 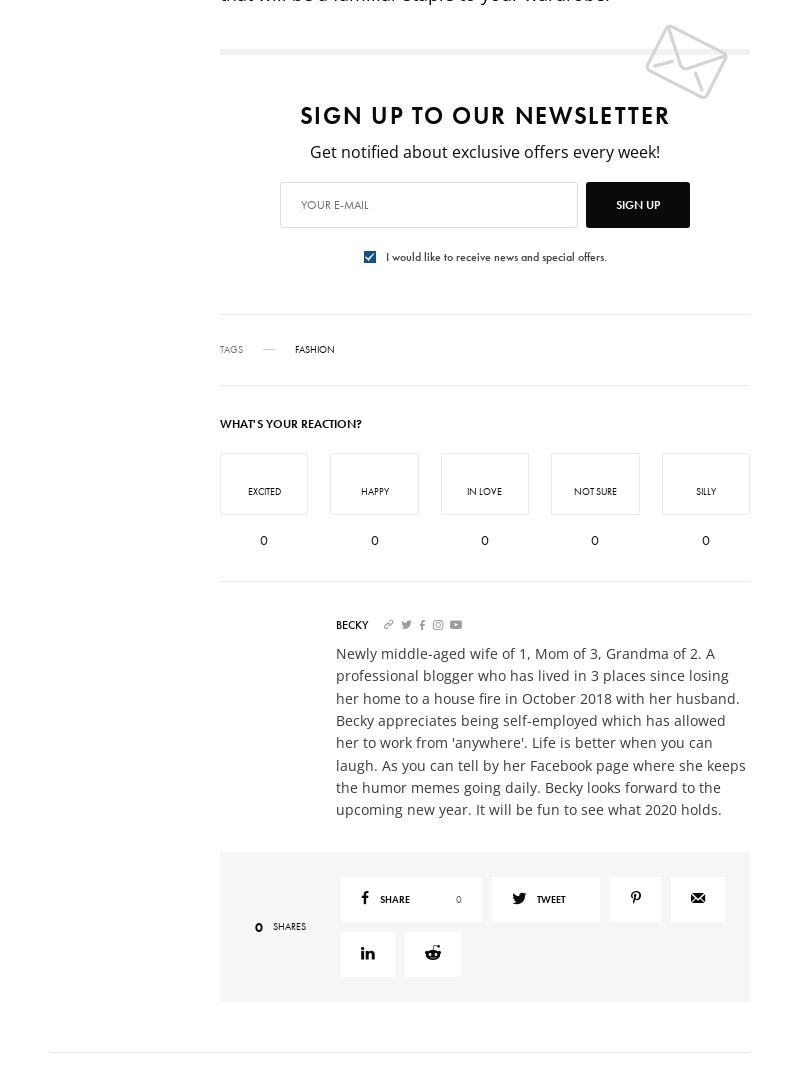 I want to click on 'Fashion', so click(x=295, y=348).